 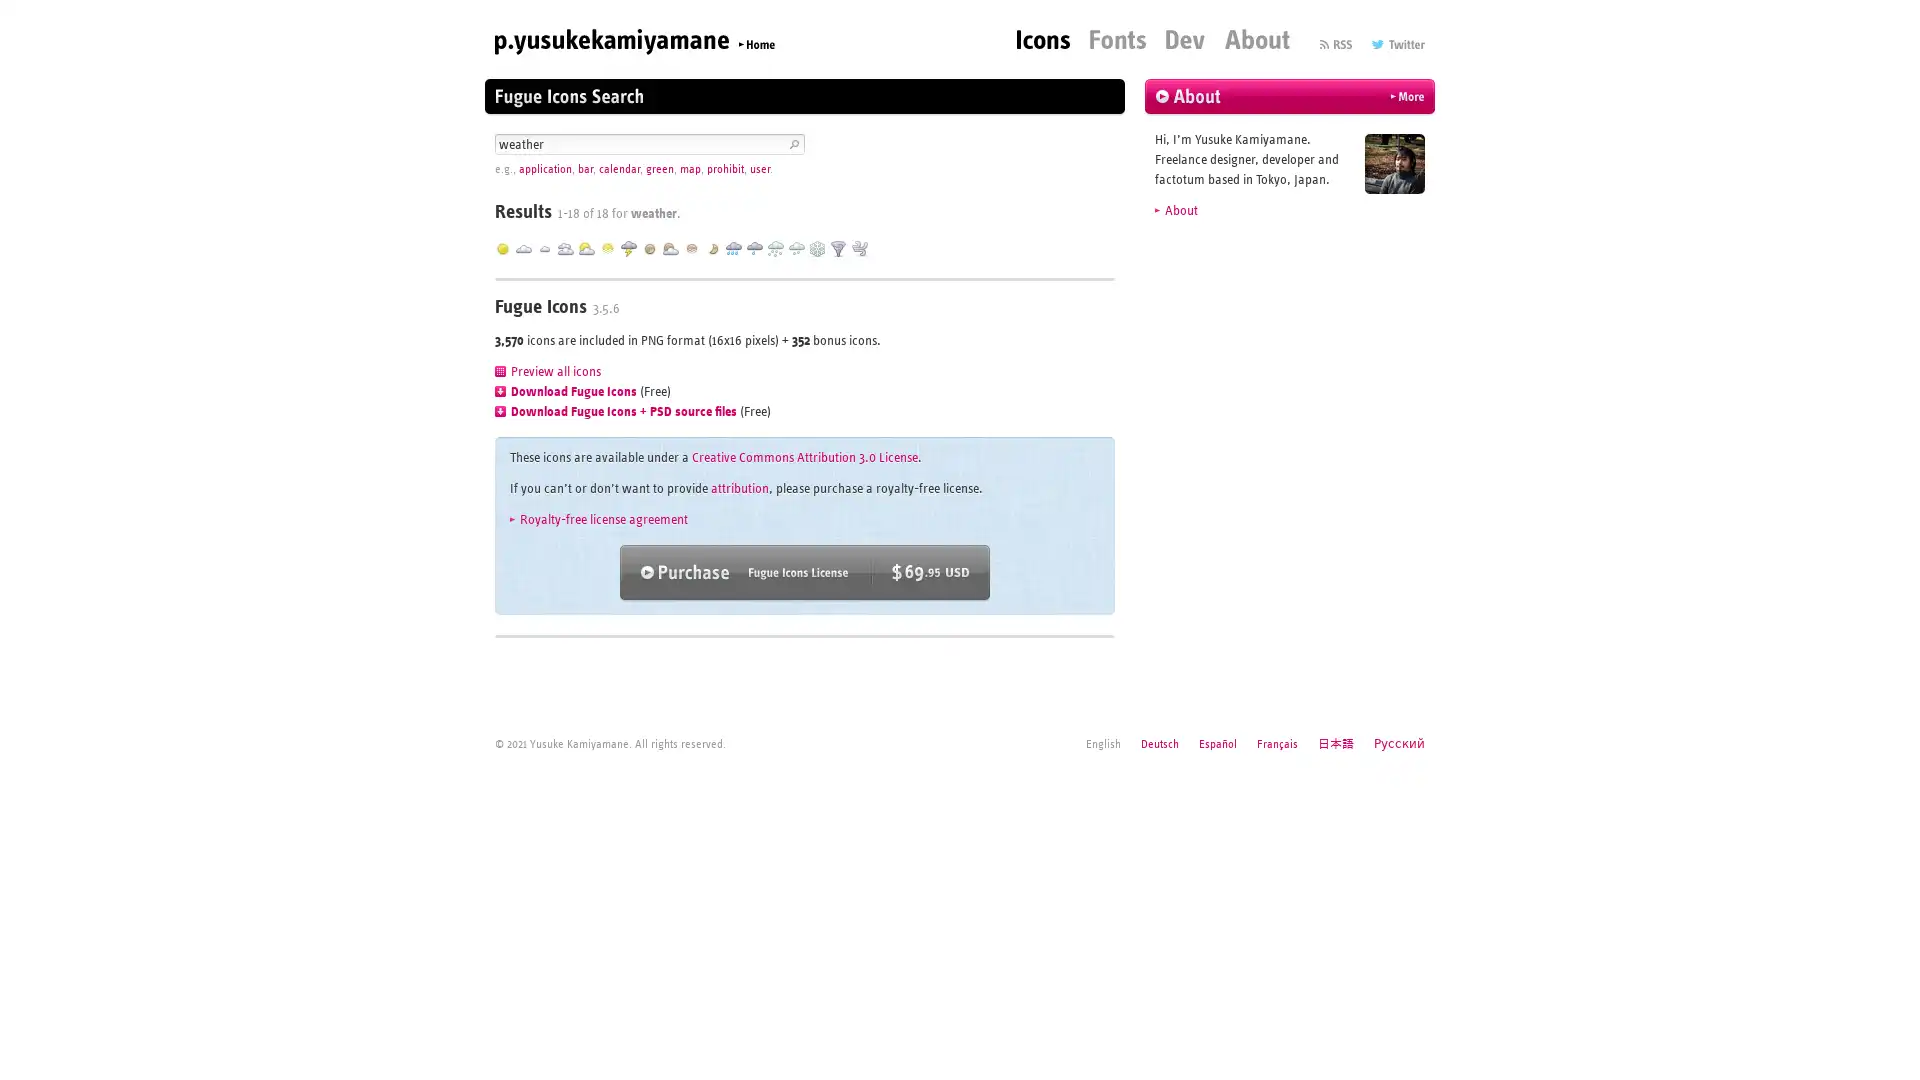 What do you see at coordinates (805, 572) in the screenshot?
I see `Purchase Fugue Icons ($69.95 USD)` at bounding box center [805, 572].